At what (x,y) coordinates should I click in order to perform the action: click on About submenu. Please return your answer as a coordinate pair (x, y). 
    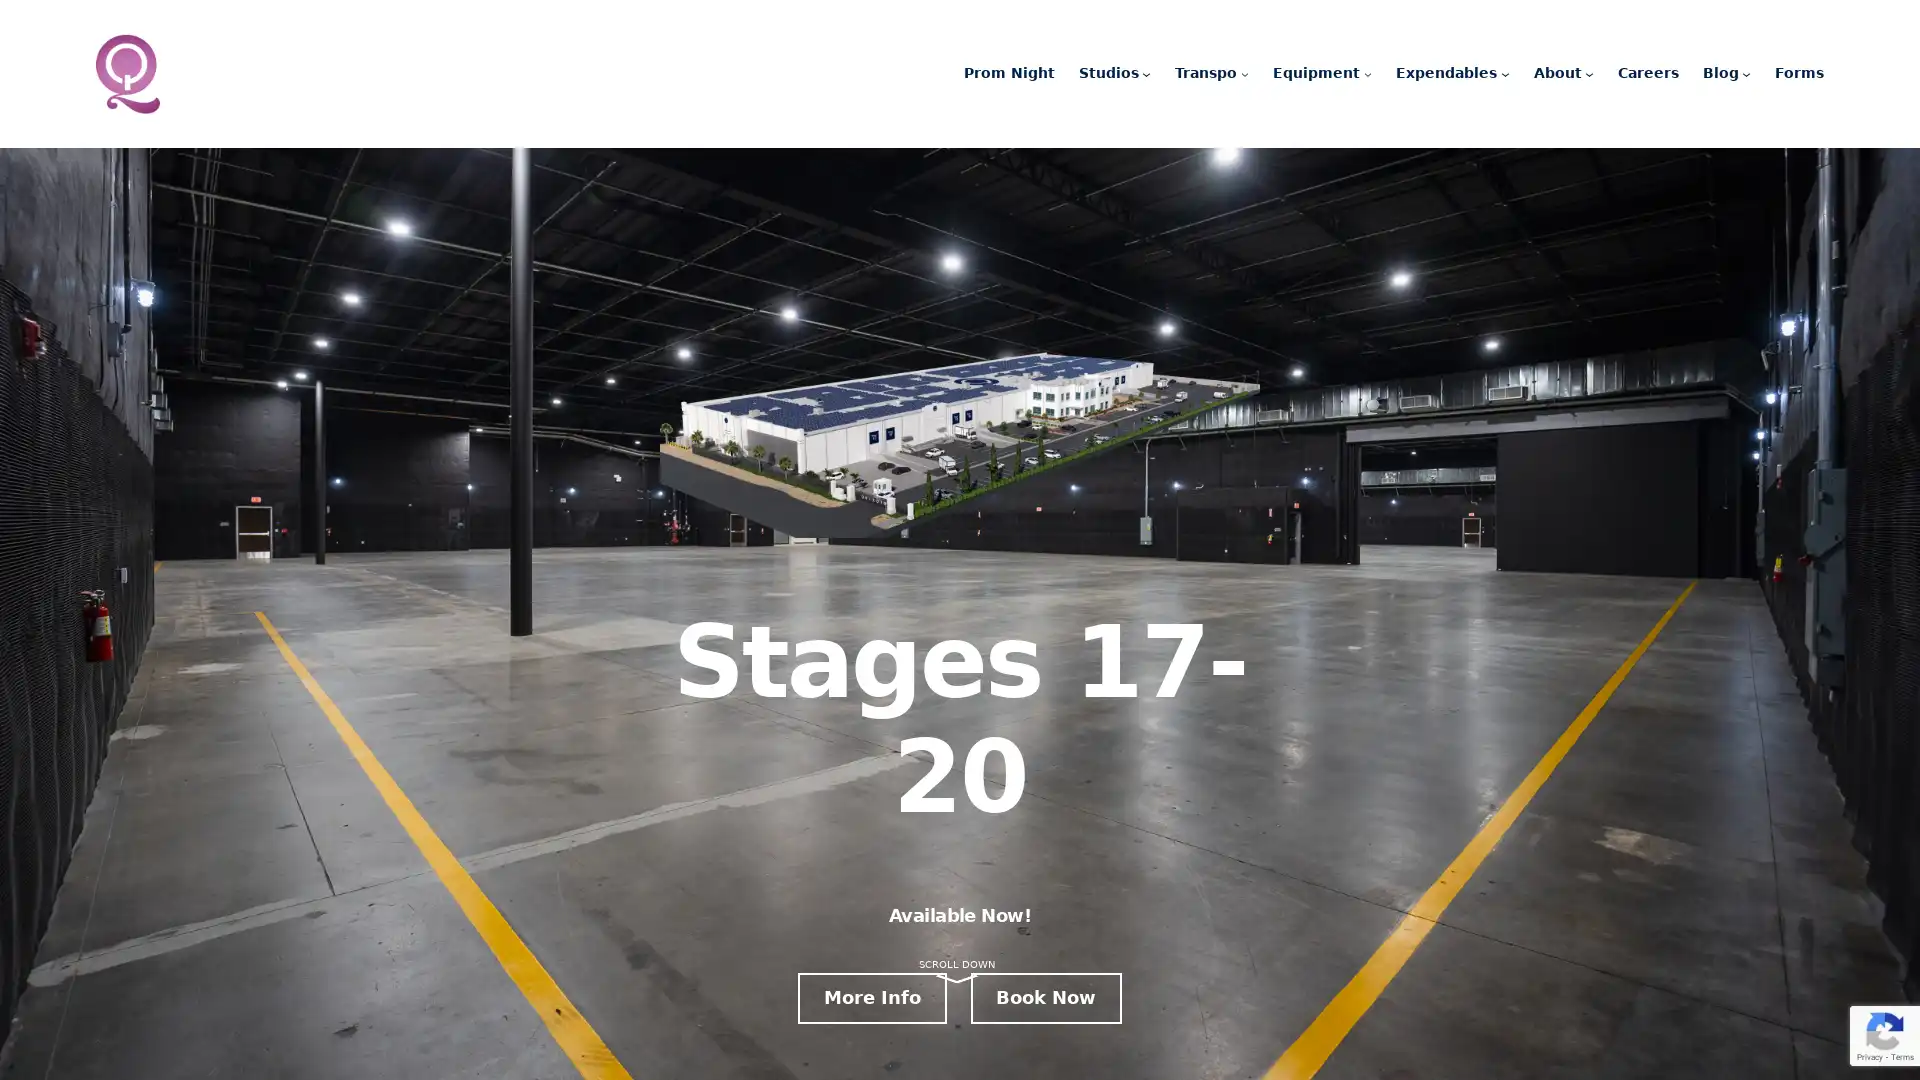
    Looking at the image, I should click on (1587, 72).